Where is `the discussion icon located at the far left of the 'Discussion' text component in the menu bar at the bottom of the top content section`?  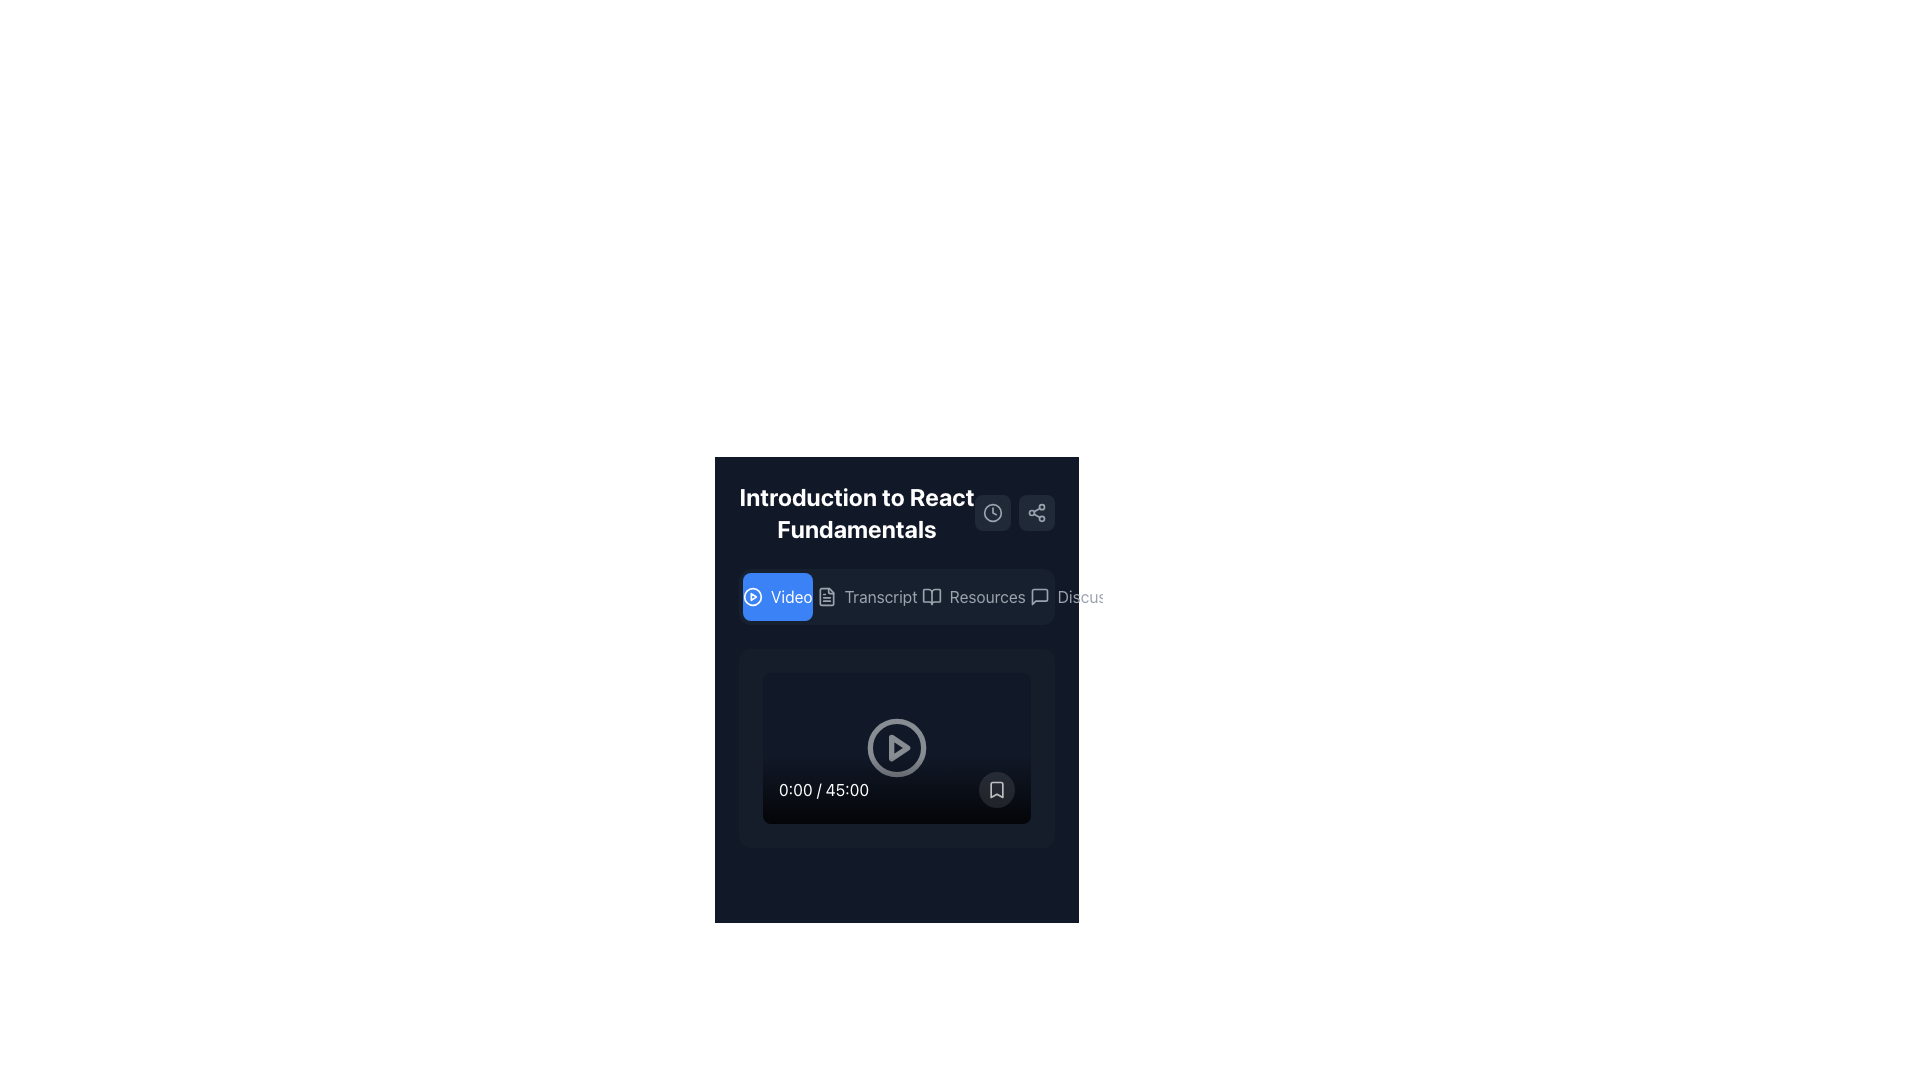 the discussion icon located at the far left of the 'Discussion' text component in the menu bar at the bottom of the top content section is located at coordinates (1039, 596).